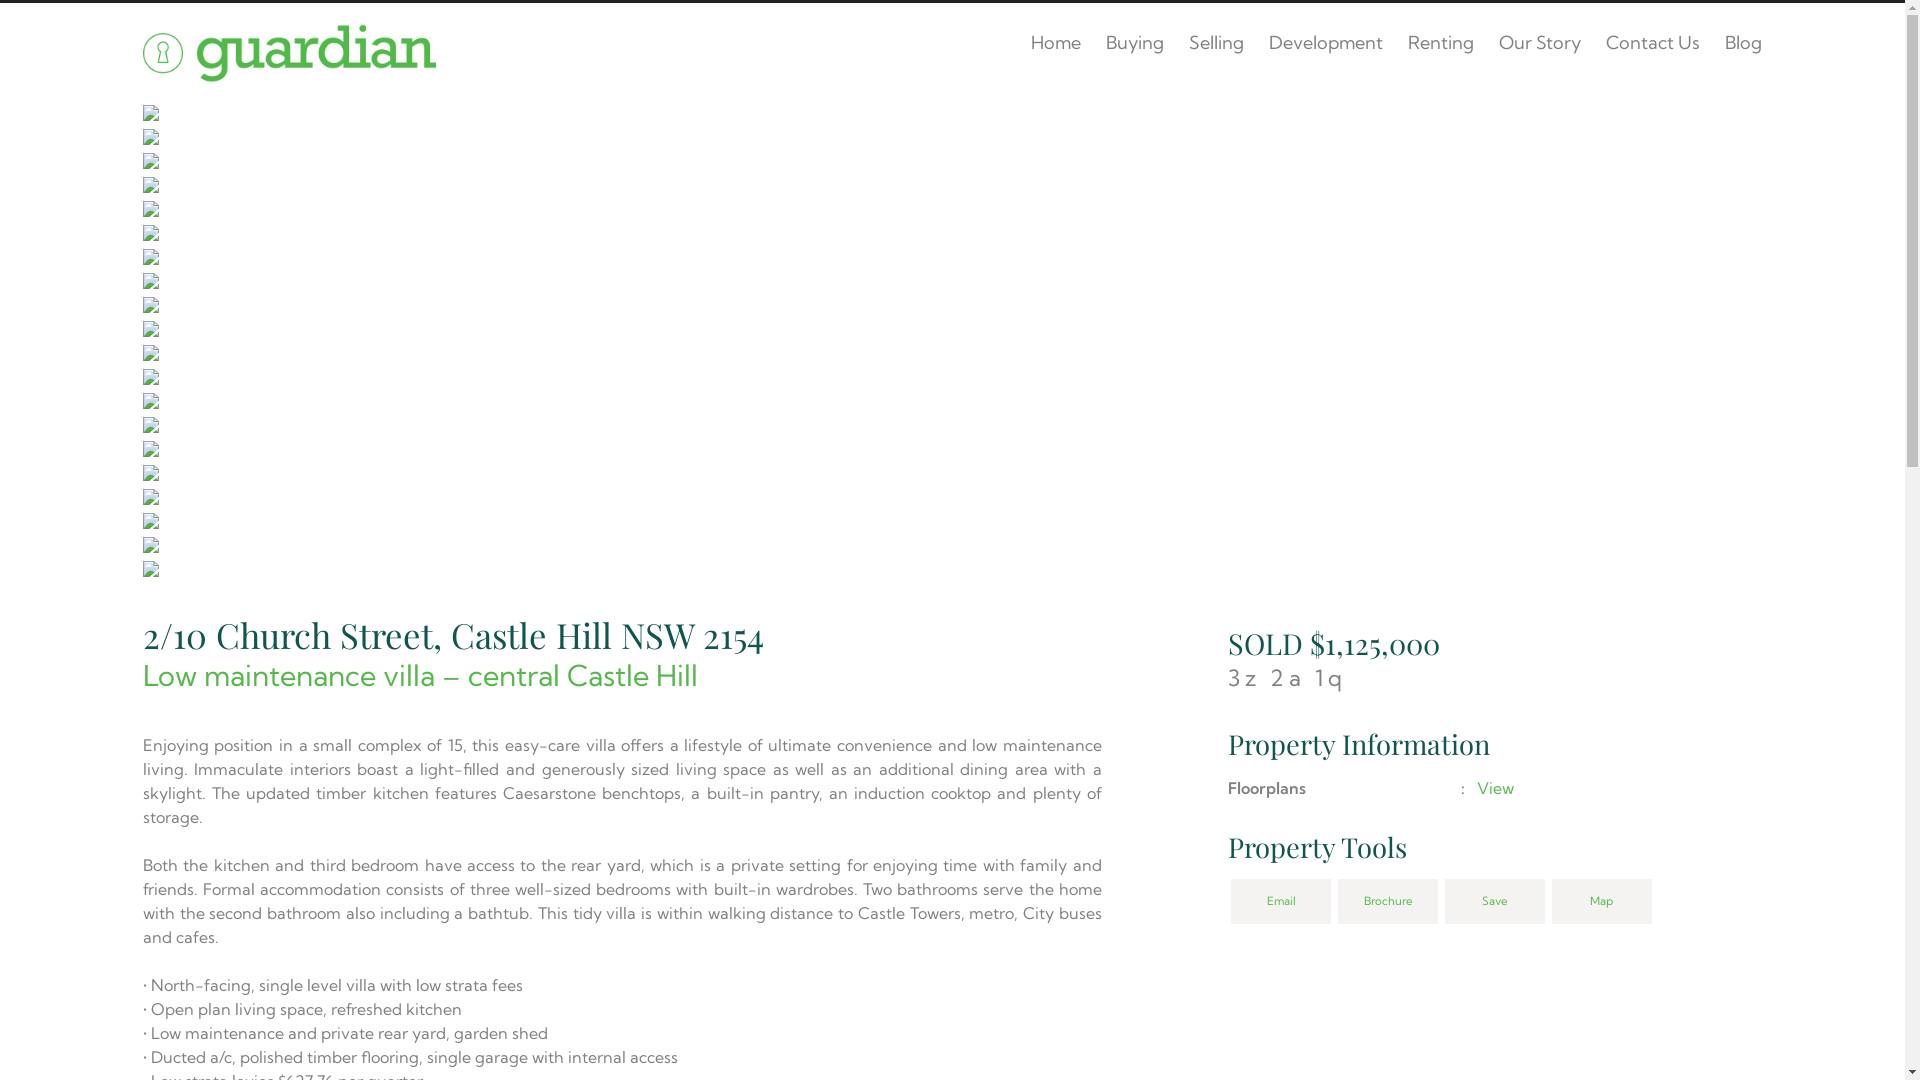 The width and height of the screenshot is (1920, 1080). Describe the element at coordinates (1606, 42) in the screenshot. I see `'Contact Us'` at that location.